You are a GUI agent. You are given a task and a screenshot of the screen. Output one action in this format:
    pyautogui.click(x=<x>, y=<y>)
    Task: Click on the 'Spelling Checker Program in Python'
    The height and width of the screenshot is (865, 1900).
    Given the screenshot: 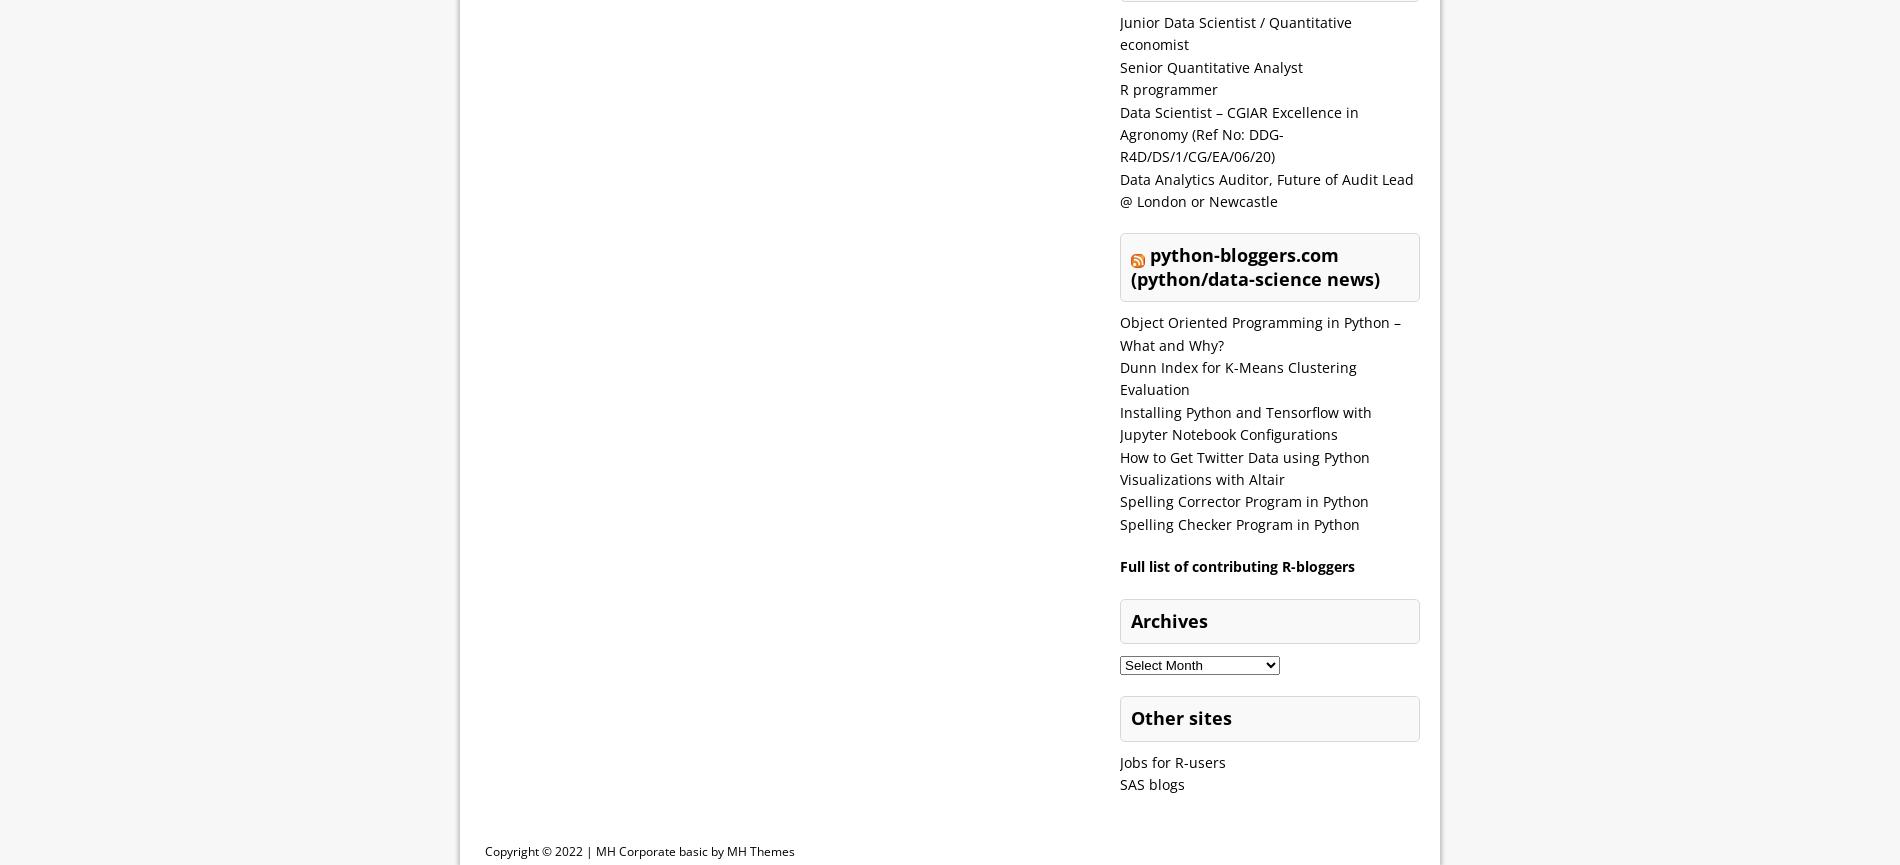 What is the action you would take?
    pyautogui.click(x=1238, y=522)
    